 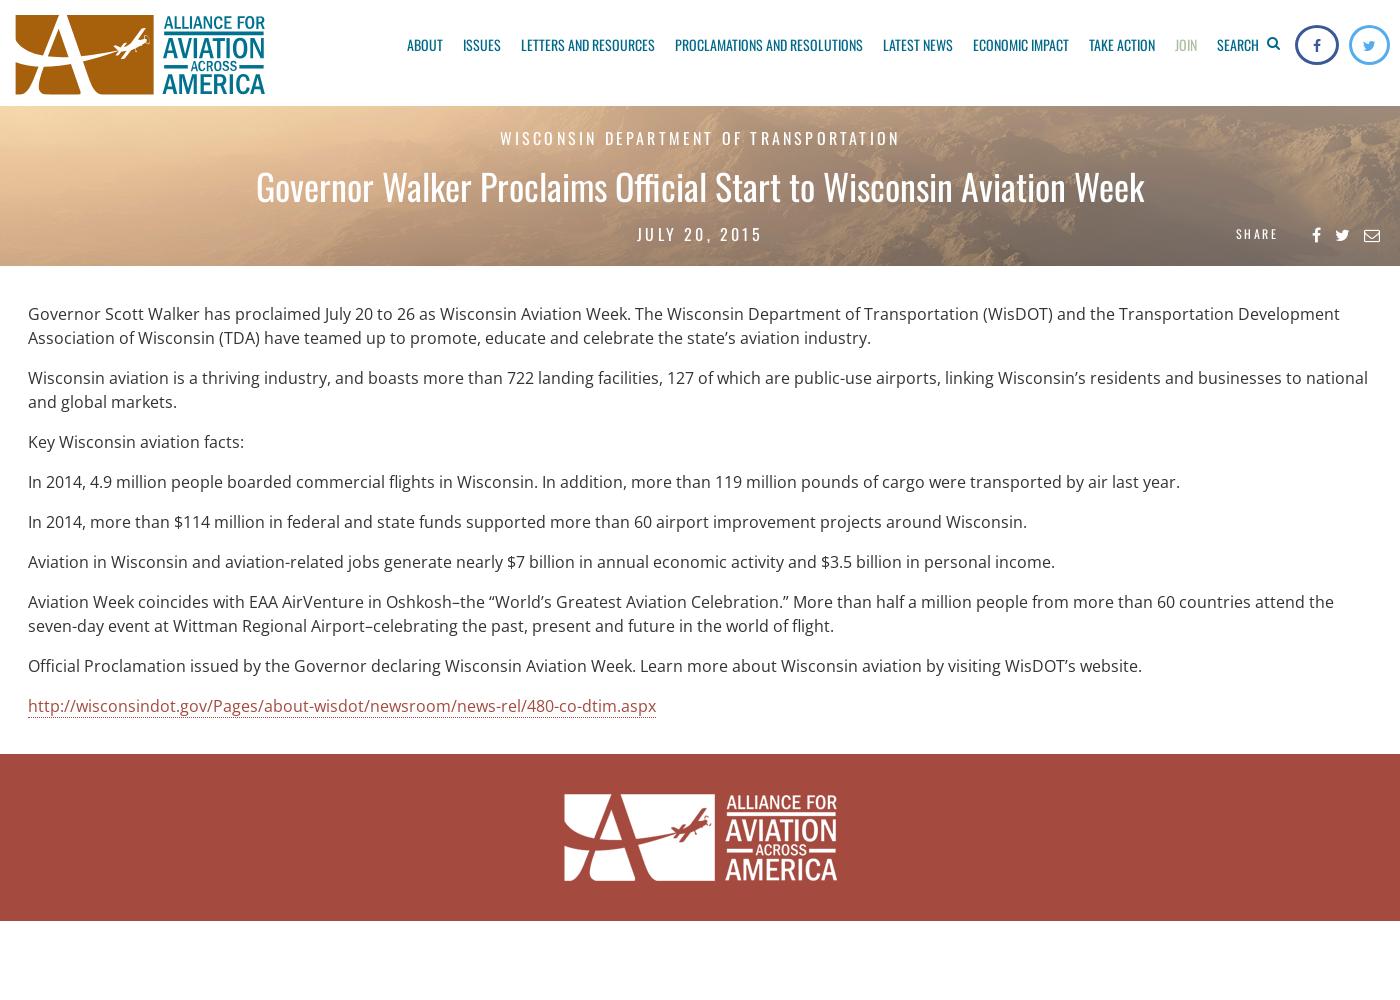 What do you see at coordinates (424, 44) in the screenshot?
I see `'About'` at bounding box center [424, 44].